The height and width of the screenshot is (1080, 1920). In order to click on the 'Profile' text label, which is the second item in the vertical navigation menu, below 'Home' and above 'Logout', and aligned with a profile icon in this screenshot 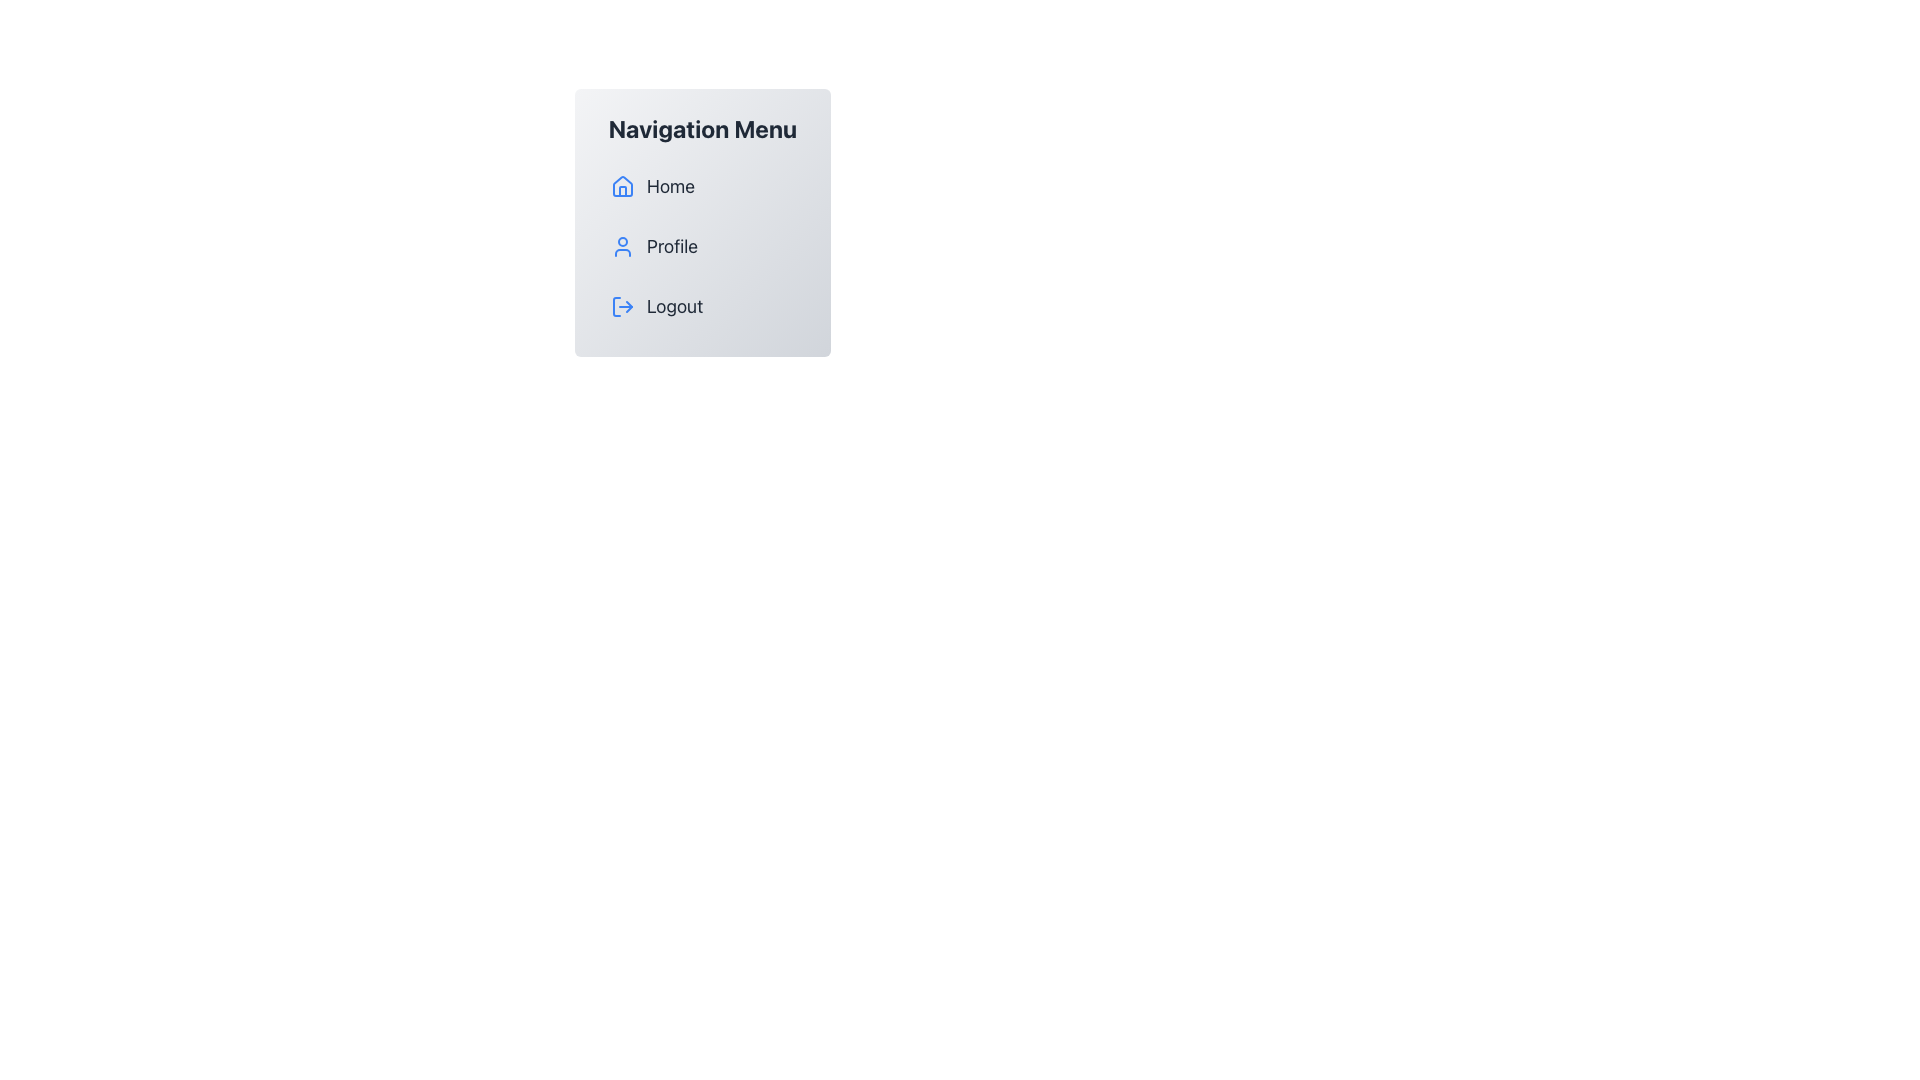, I will do `click(672, 245)`.